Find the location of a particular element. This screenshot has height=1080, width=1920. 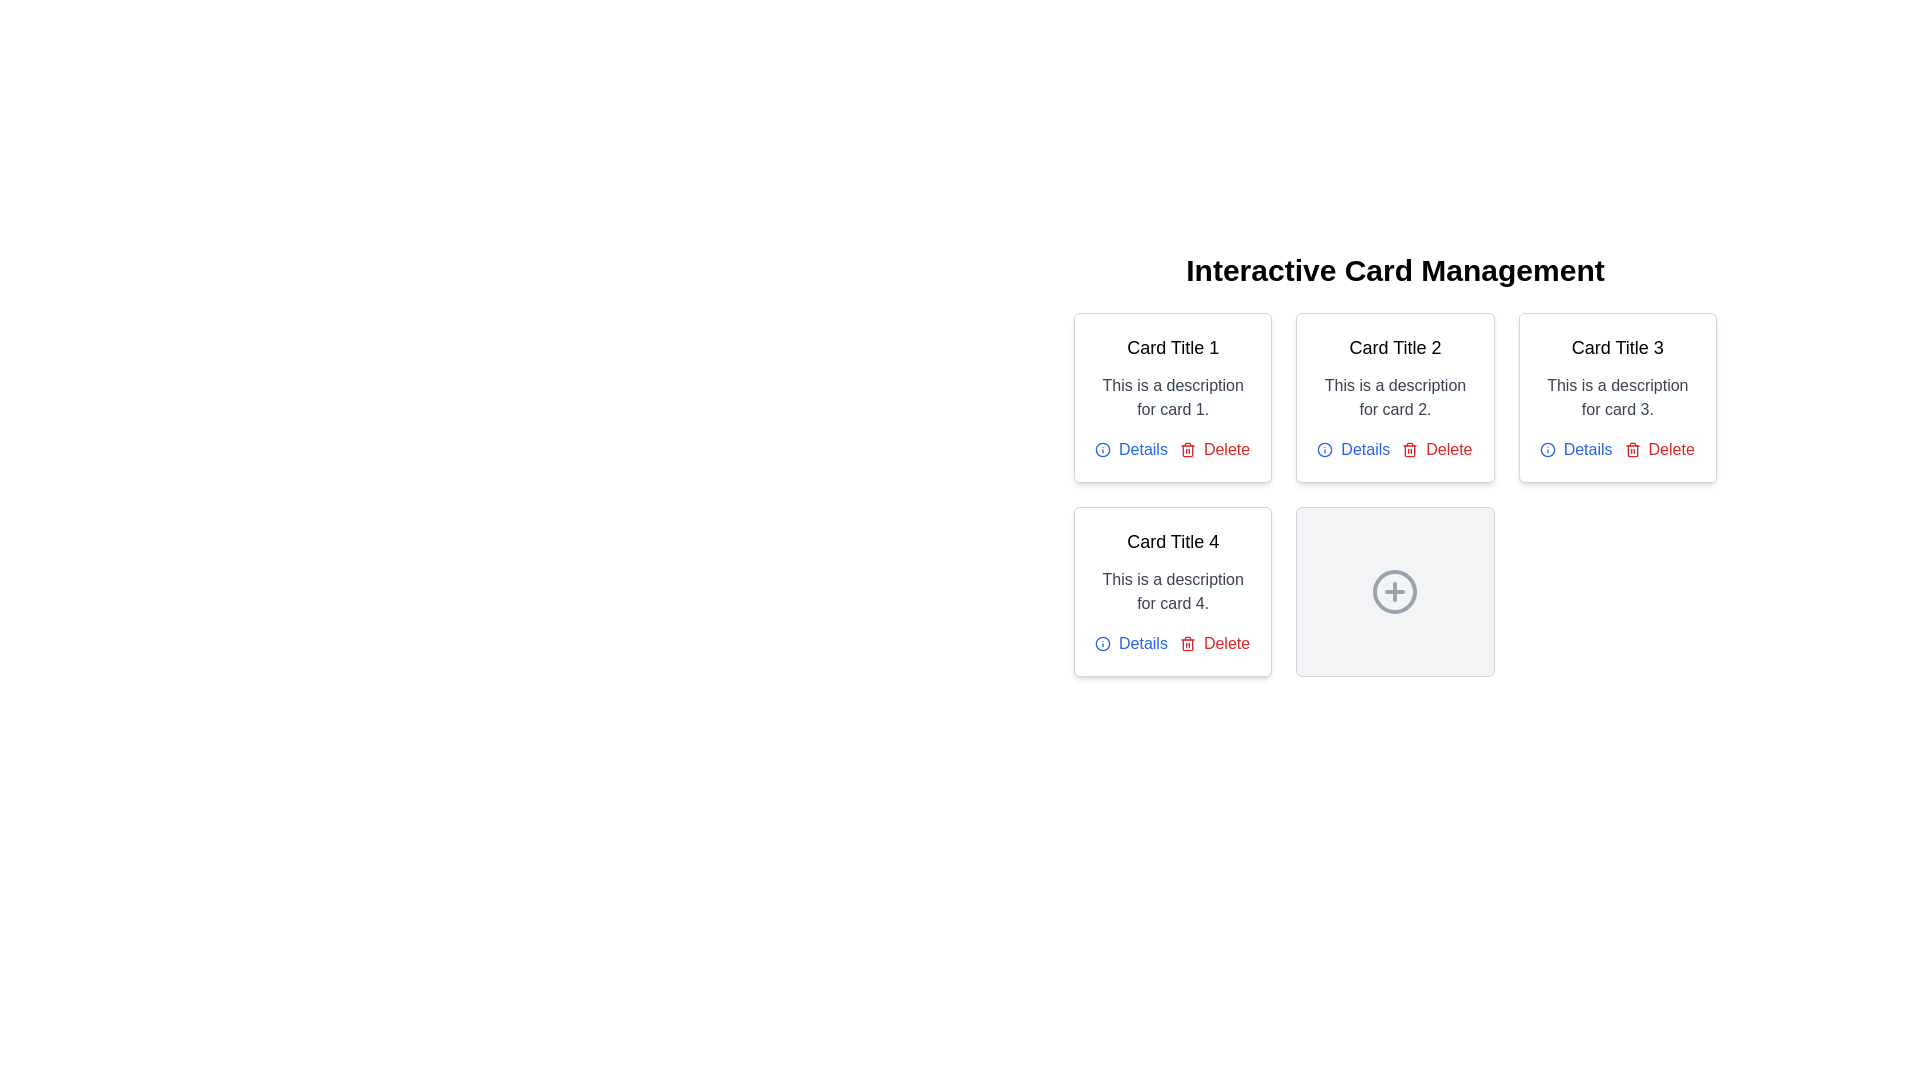

the 'Delete' button-like clickable text with associated trash icon for keyboard navigation is located at coordinates (1213, 450).